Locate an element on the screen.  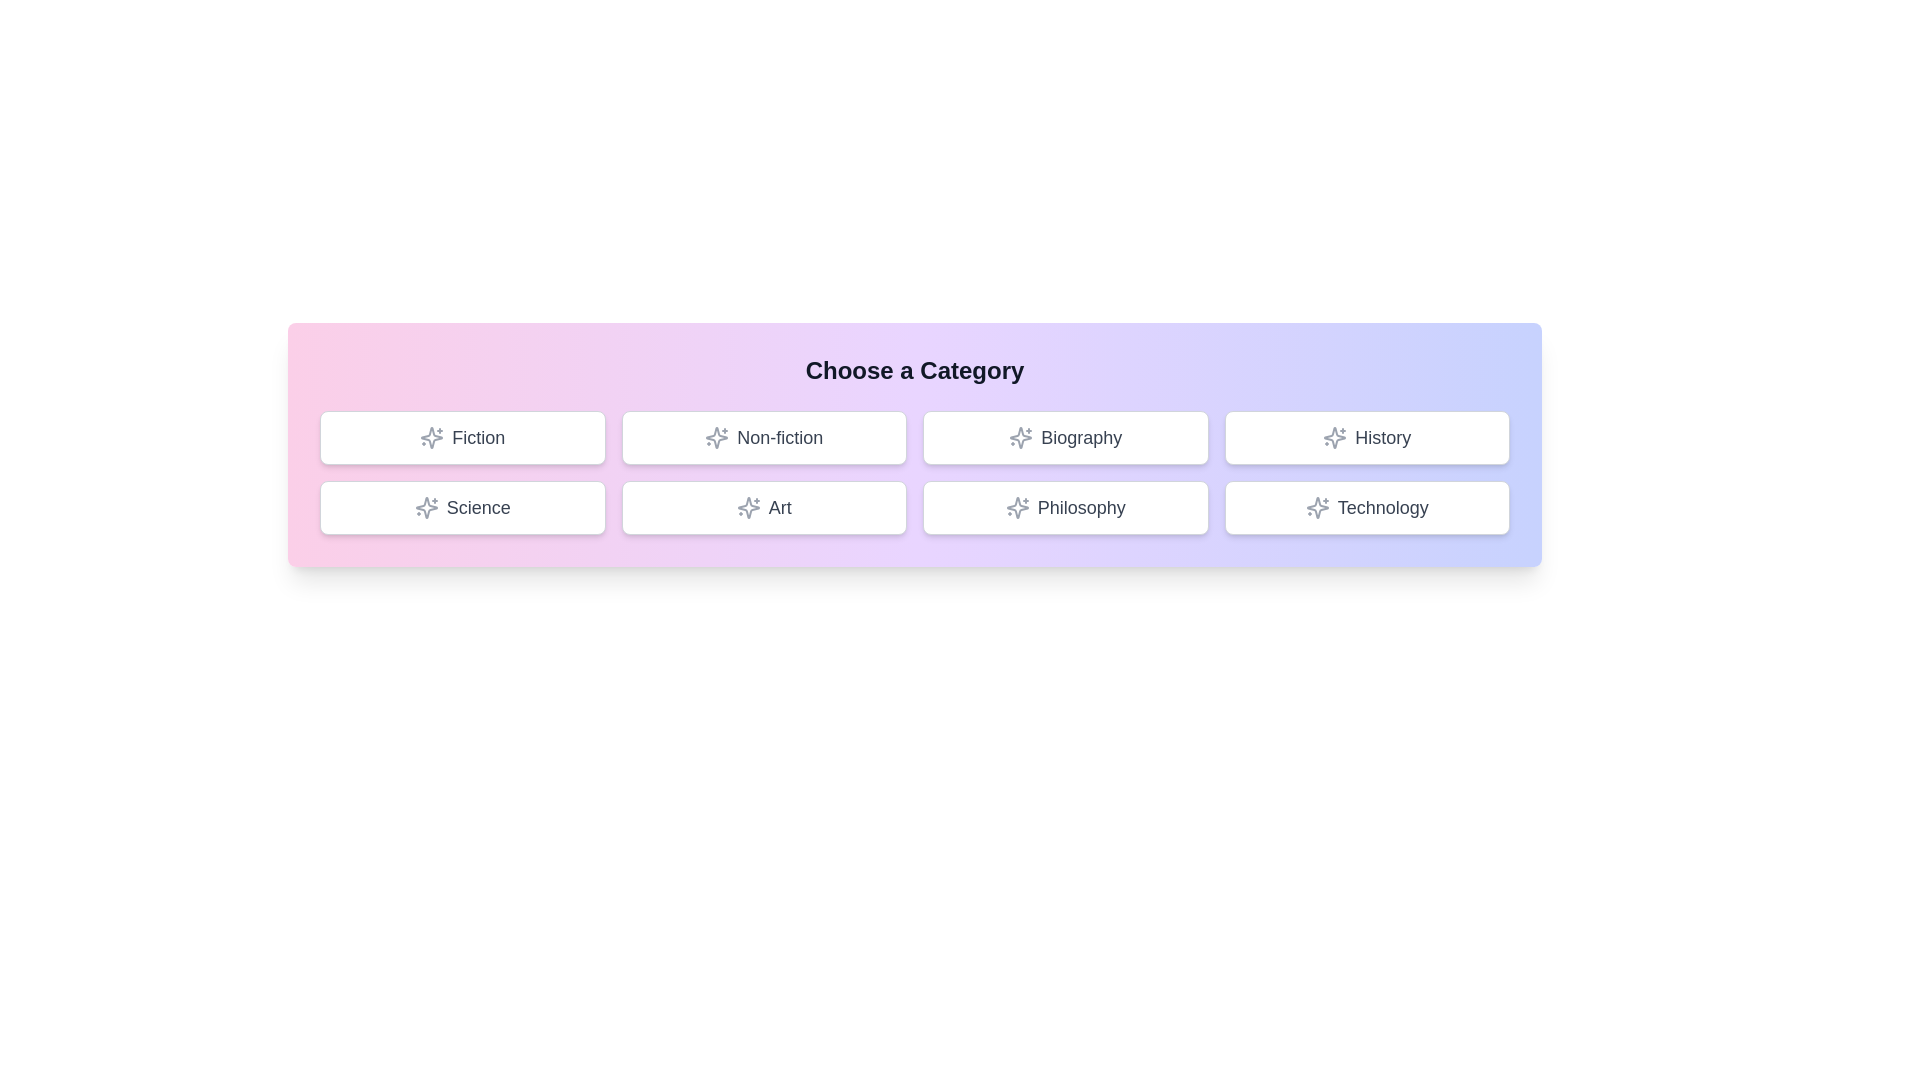
the button labeled 'Non-fiction' to observe the hover effect is located at coordinates (763, 437).